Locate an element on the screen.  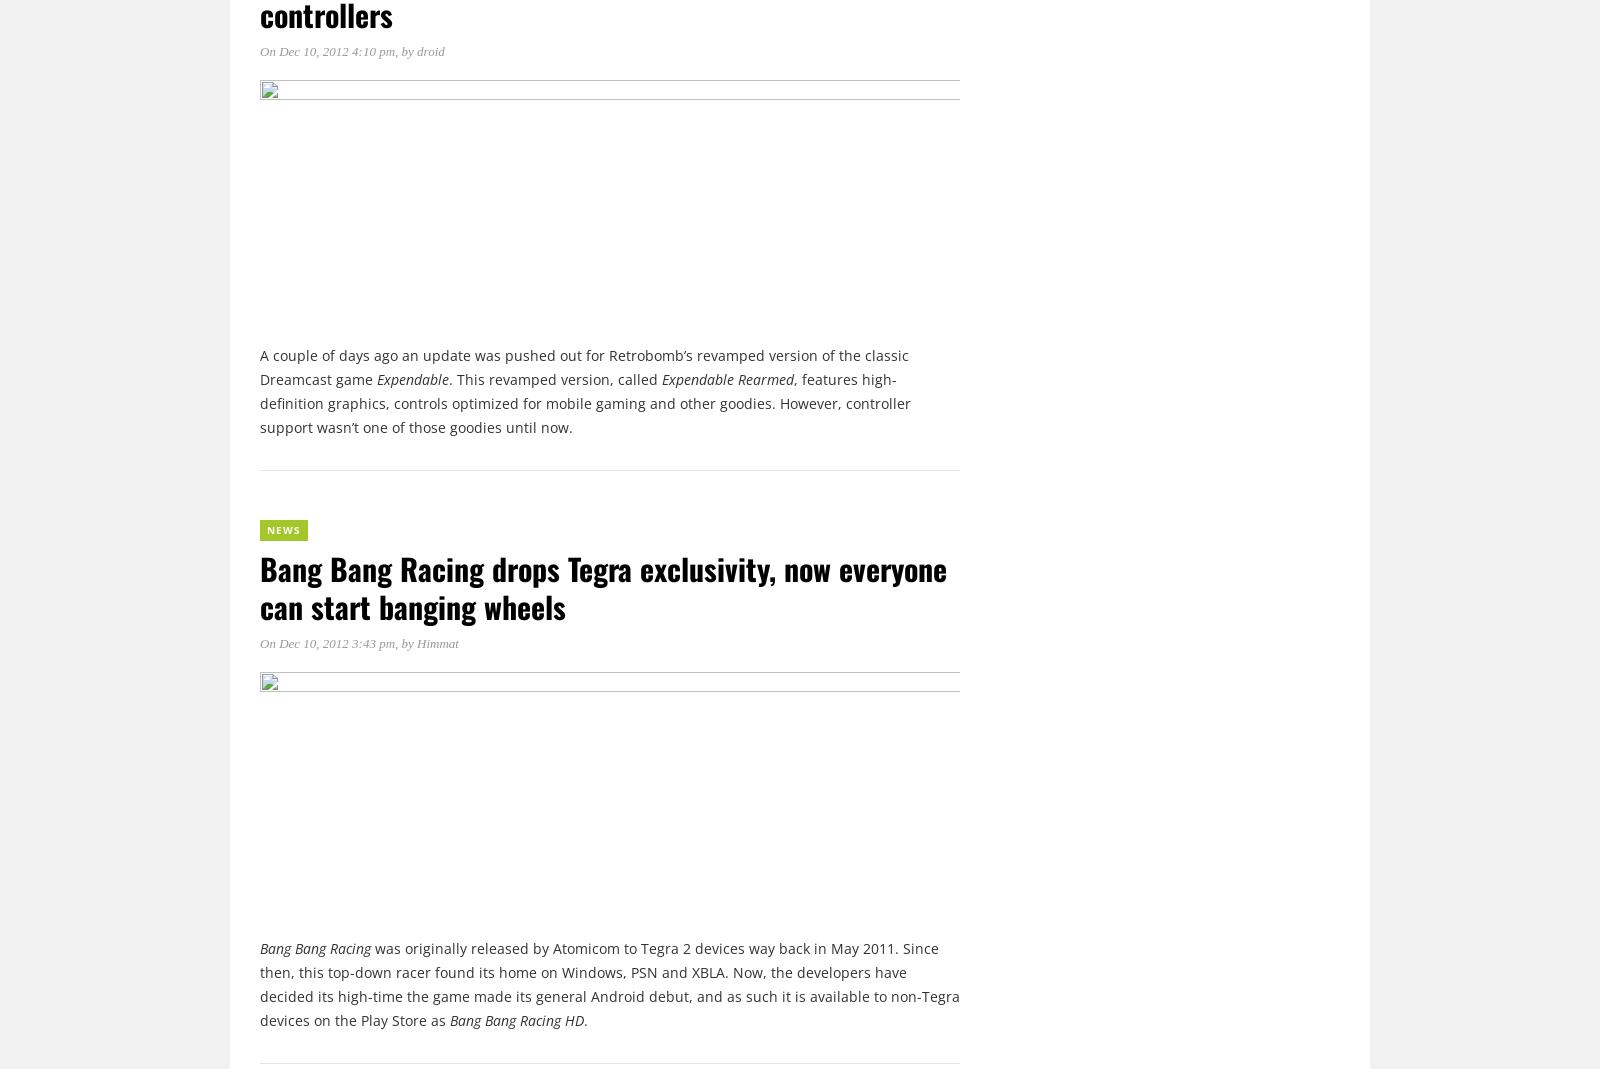
'A couple of days ago an update was pushed out for Retrobomb’s revamped version of the classic Dreamcast game' is located at coordinates (583, 367).